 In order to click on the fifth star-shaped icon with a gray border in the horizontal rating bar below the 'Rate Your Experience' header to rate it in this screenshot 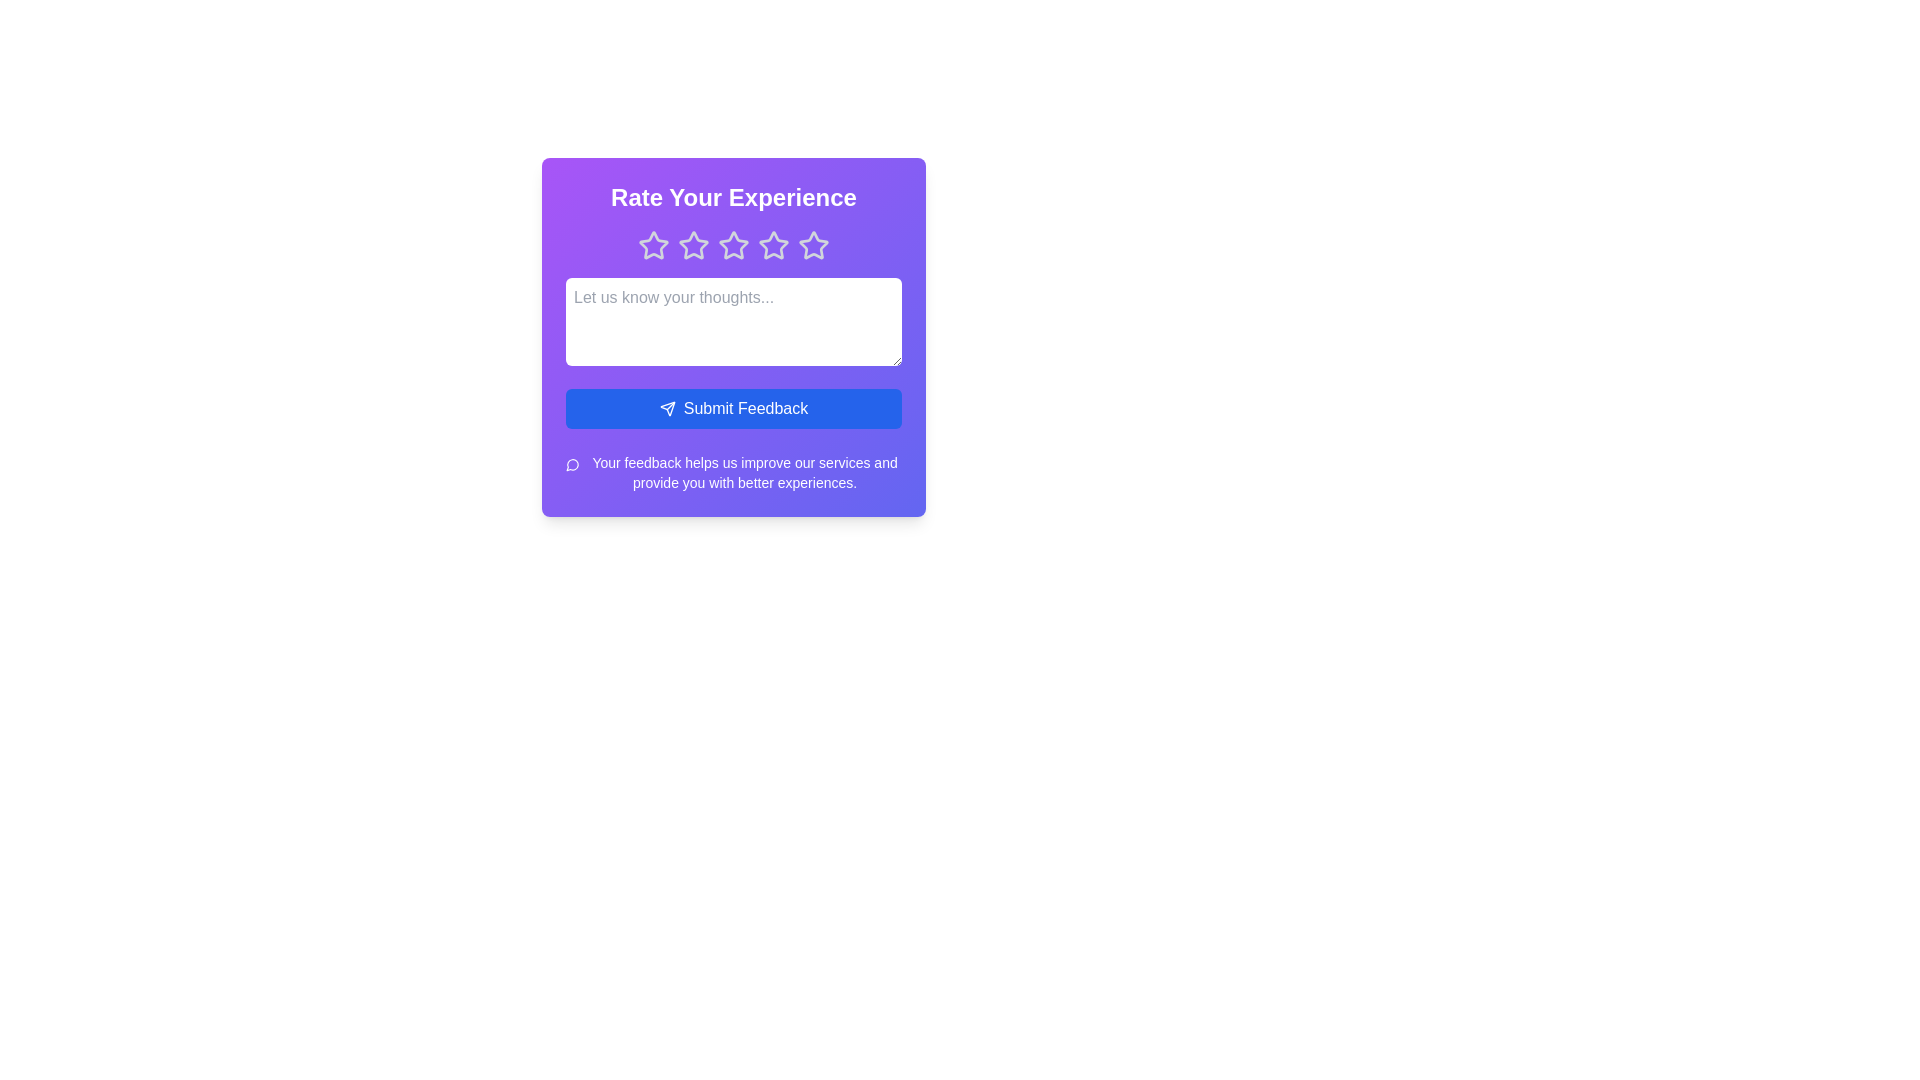, I will do `click(814, 245)`.